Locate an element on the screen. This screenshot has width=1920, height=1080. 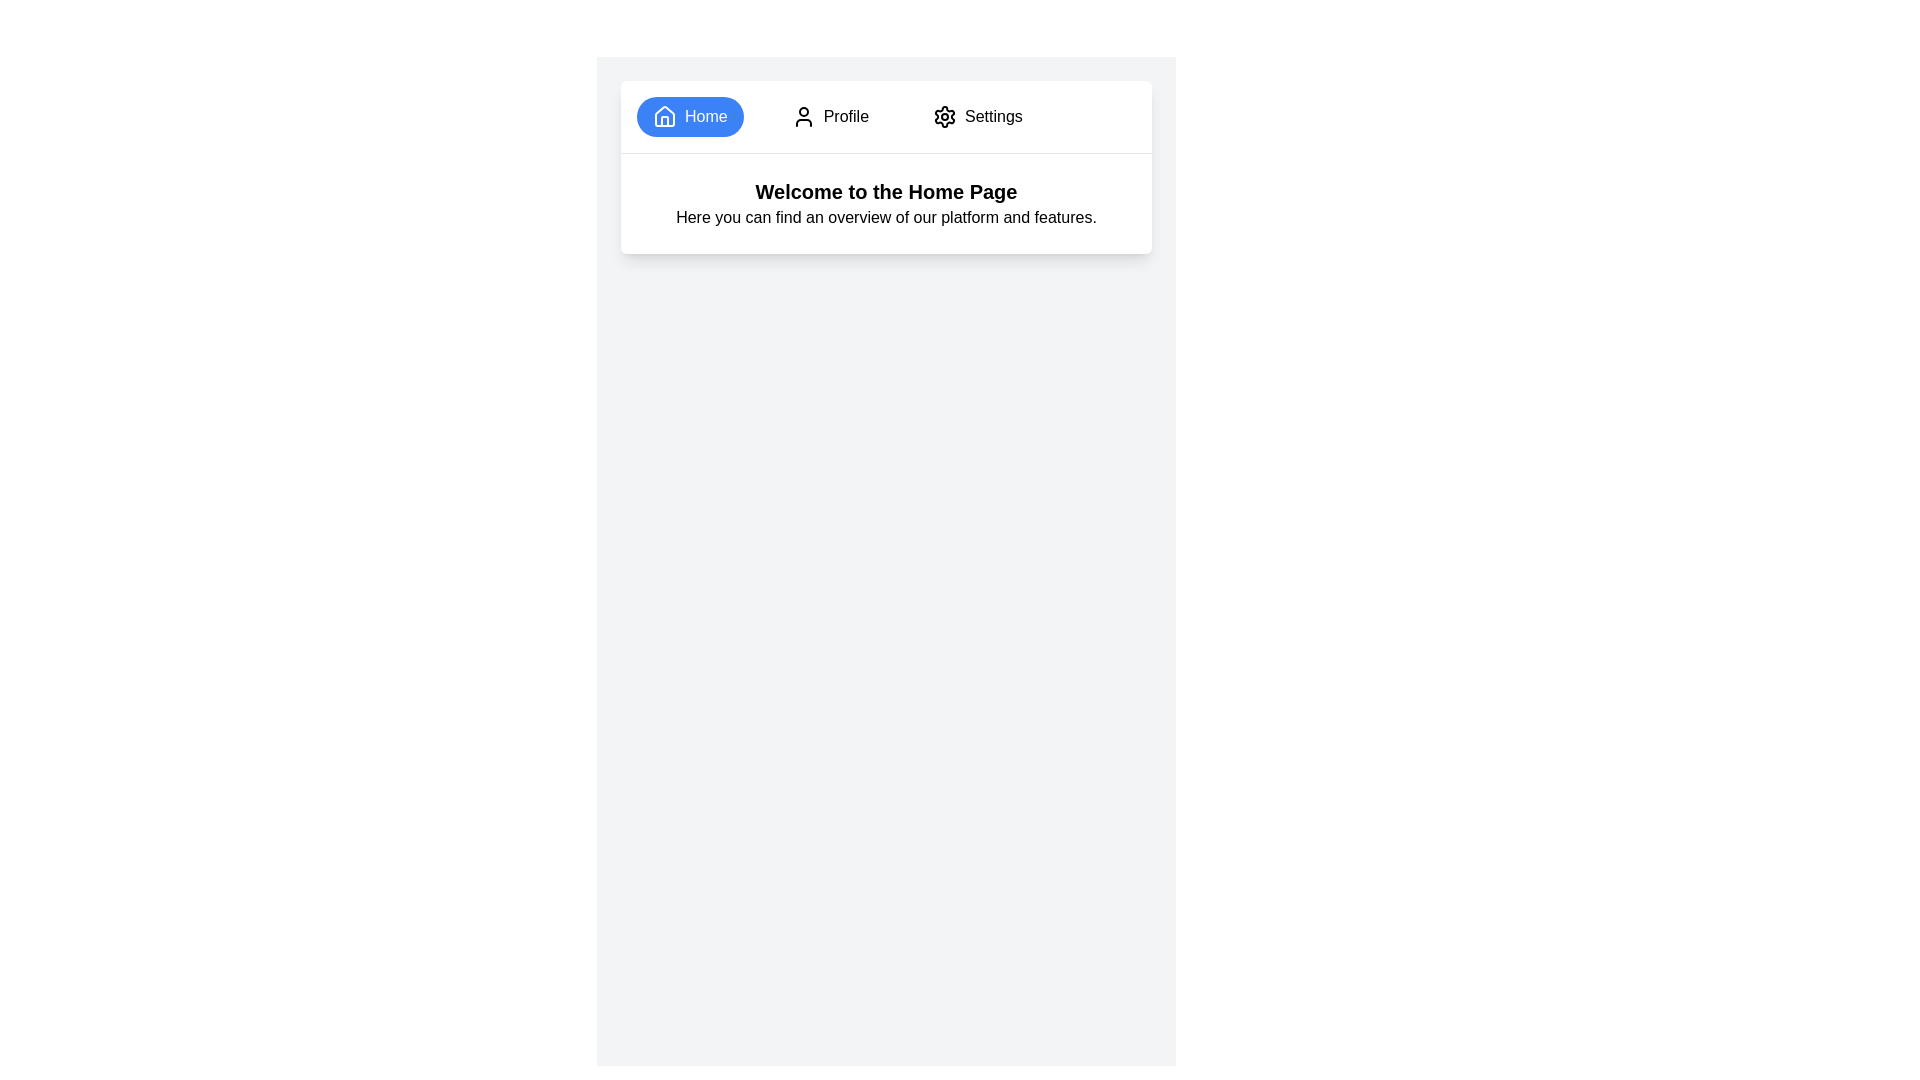
the 'Settings' text label in the navigation bar is located at coordinates (993, 116).